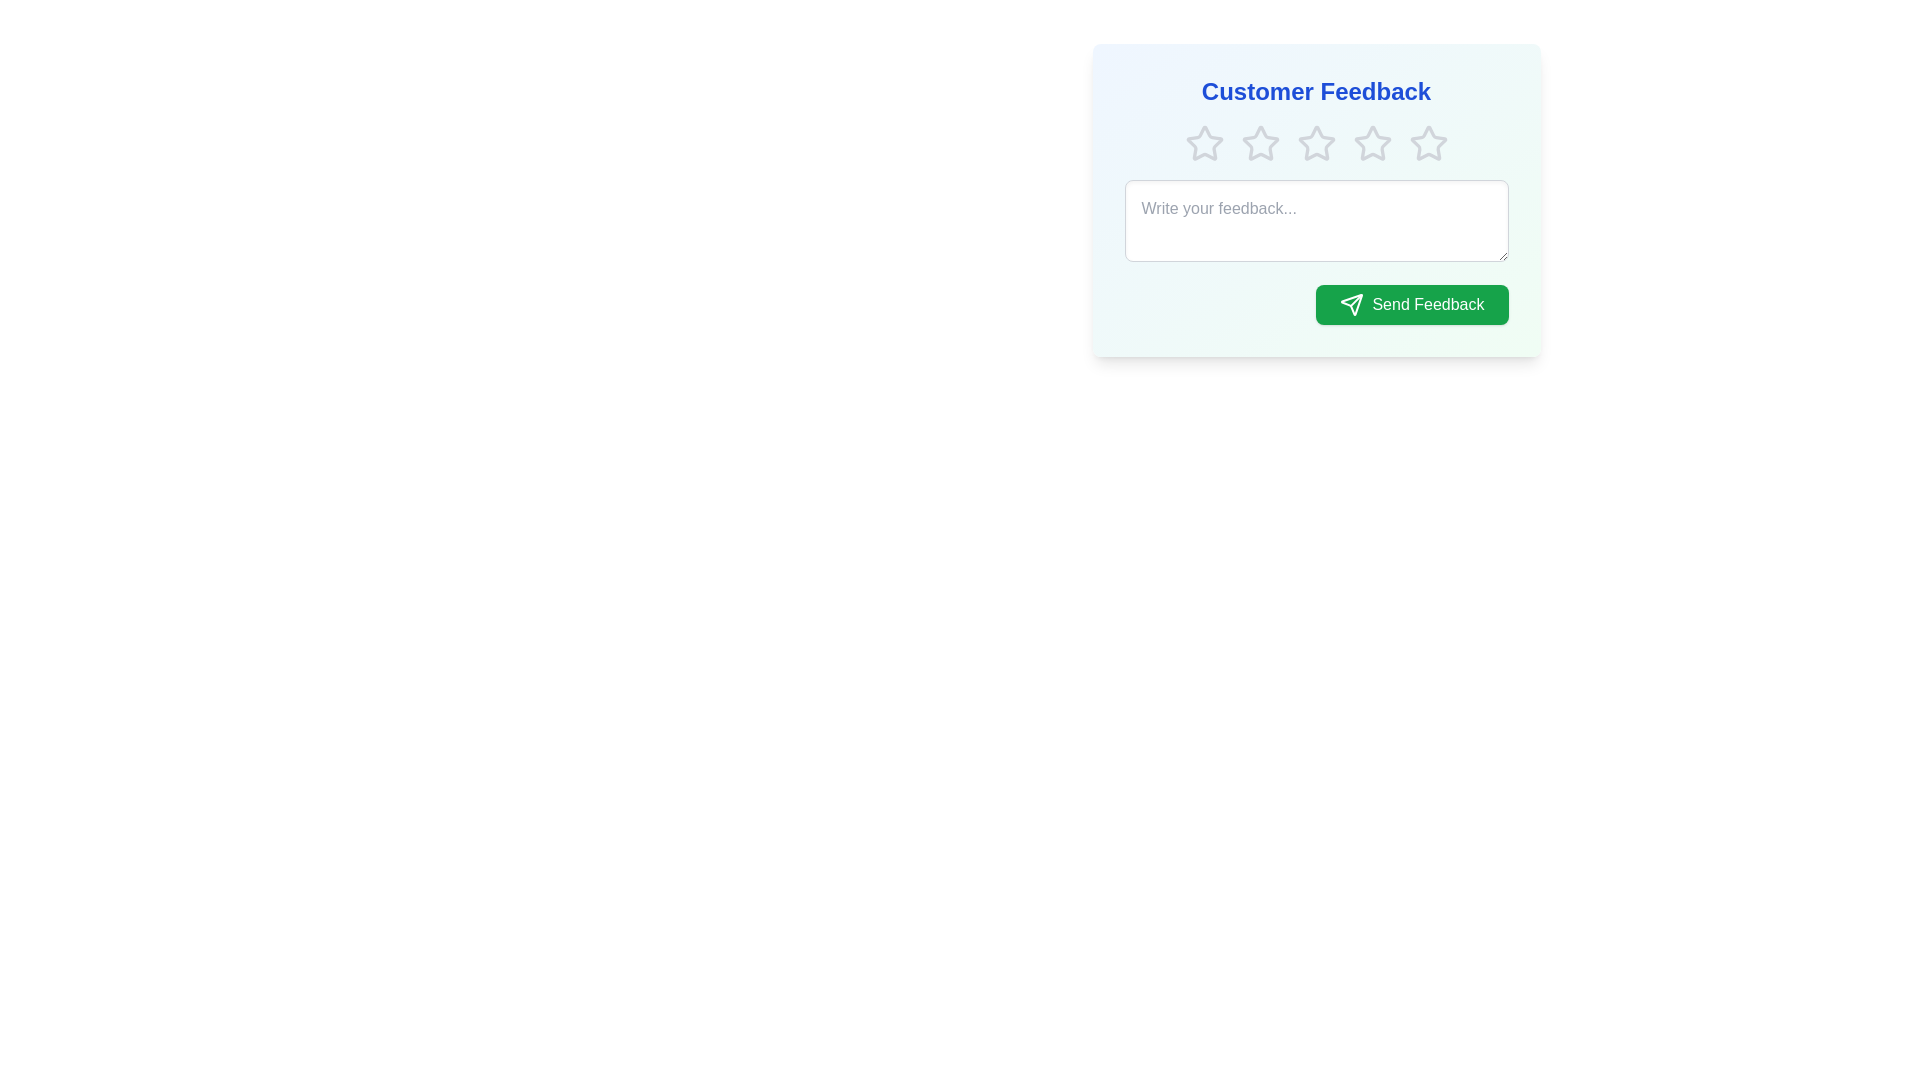 The image size is (1920, 1080). I want to click on the star corresponding to 2 stars to preview the rating, so click(1259, 142).